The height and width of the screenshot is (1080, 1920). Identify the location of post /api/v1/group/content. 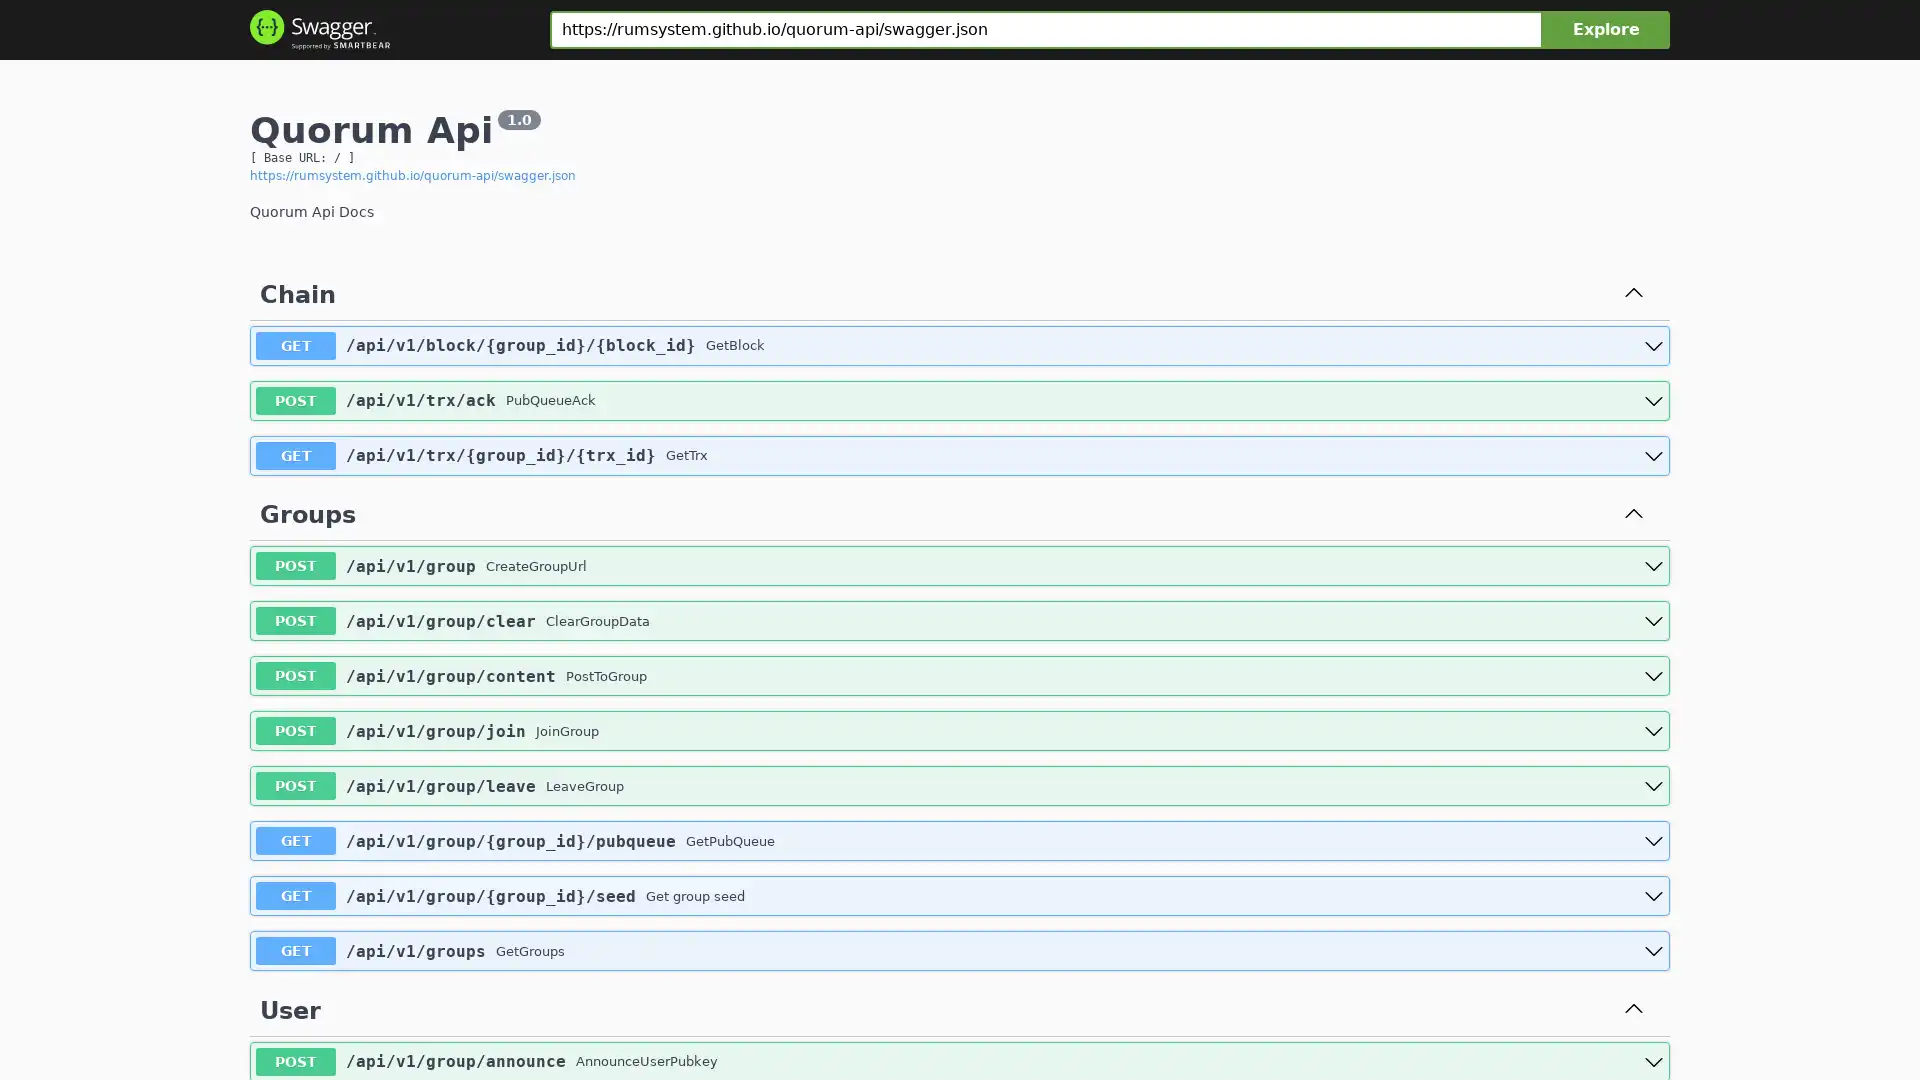
(960, 675).